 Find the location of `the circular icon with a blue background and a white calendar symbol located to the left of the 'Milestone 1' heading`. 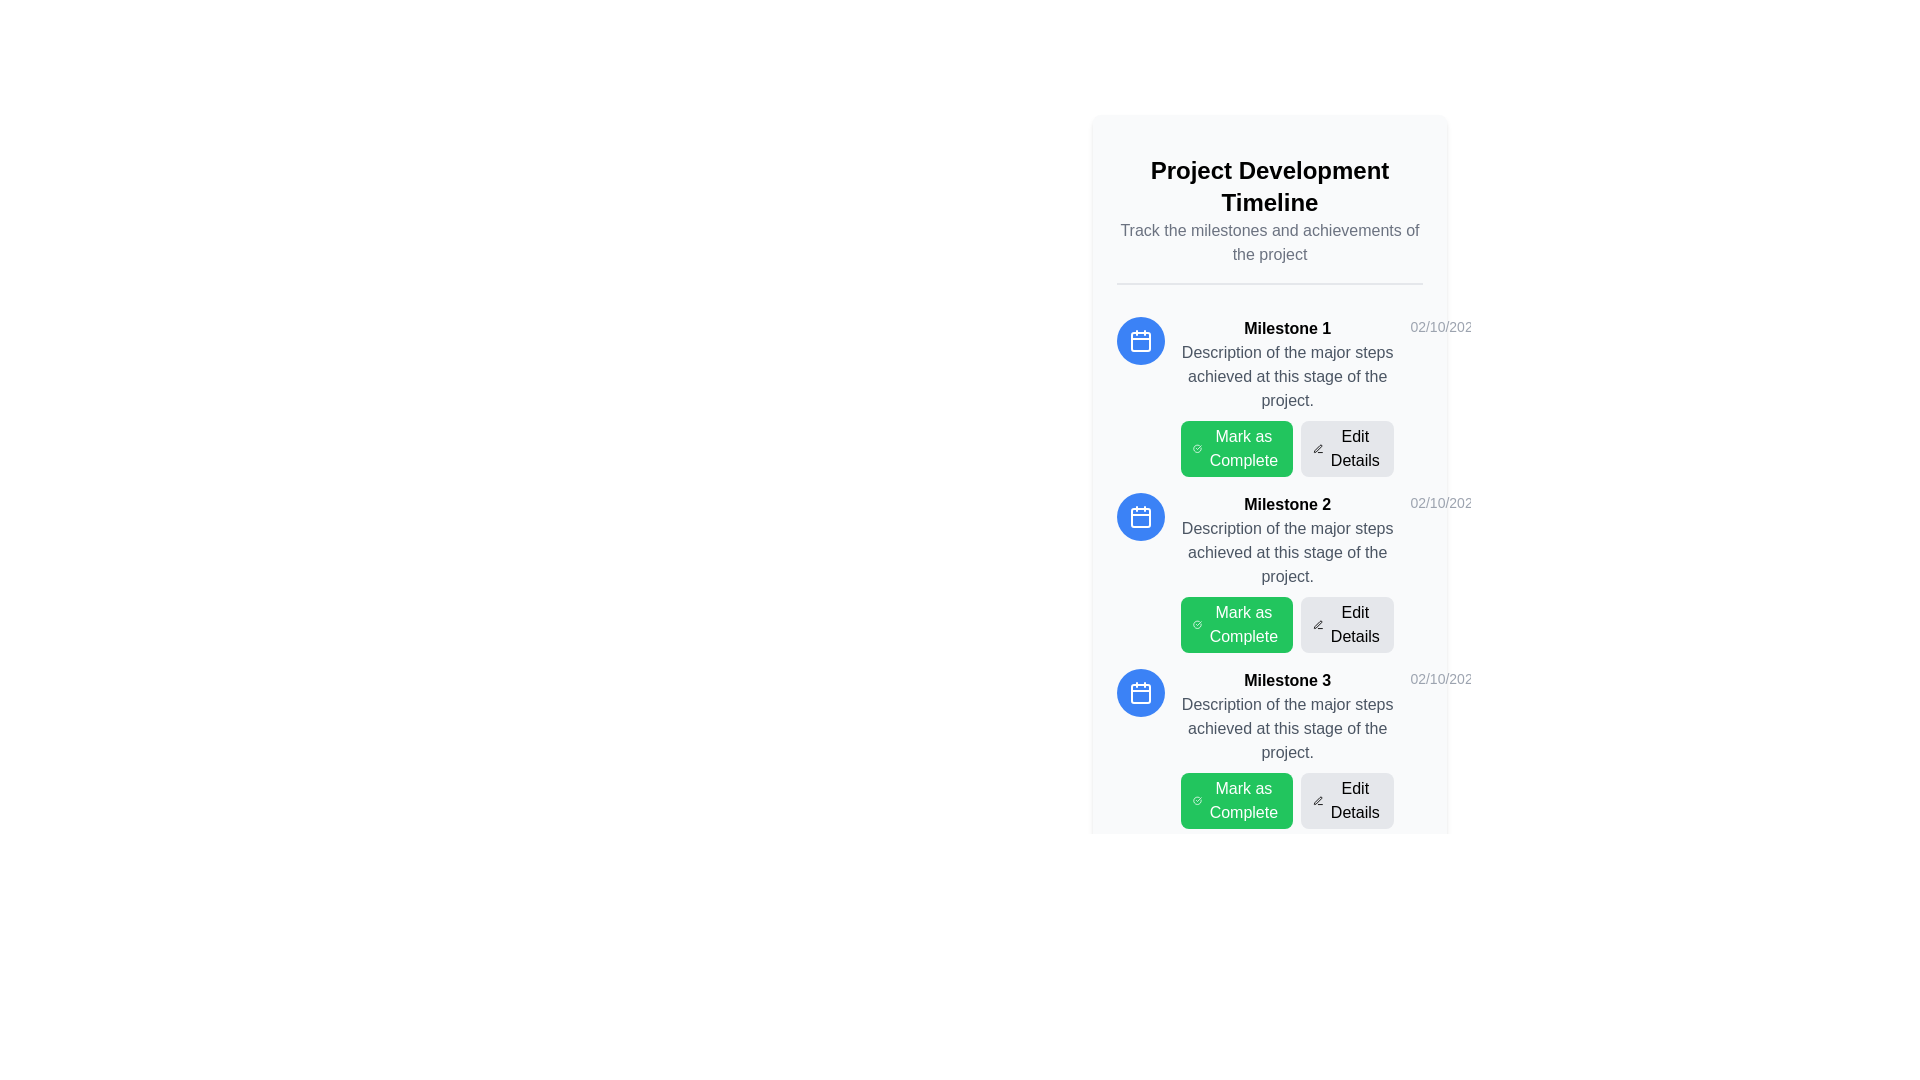

the circular icon with a blue background and a white calendar symbol located to the left of the 'Milestone 1' heading is located at coordinates (1141, 339).